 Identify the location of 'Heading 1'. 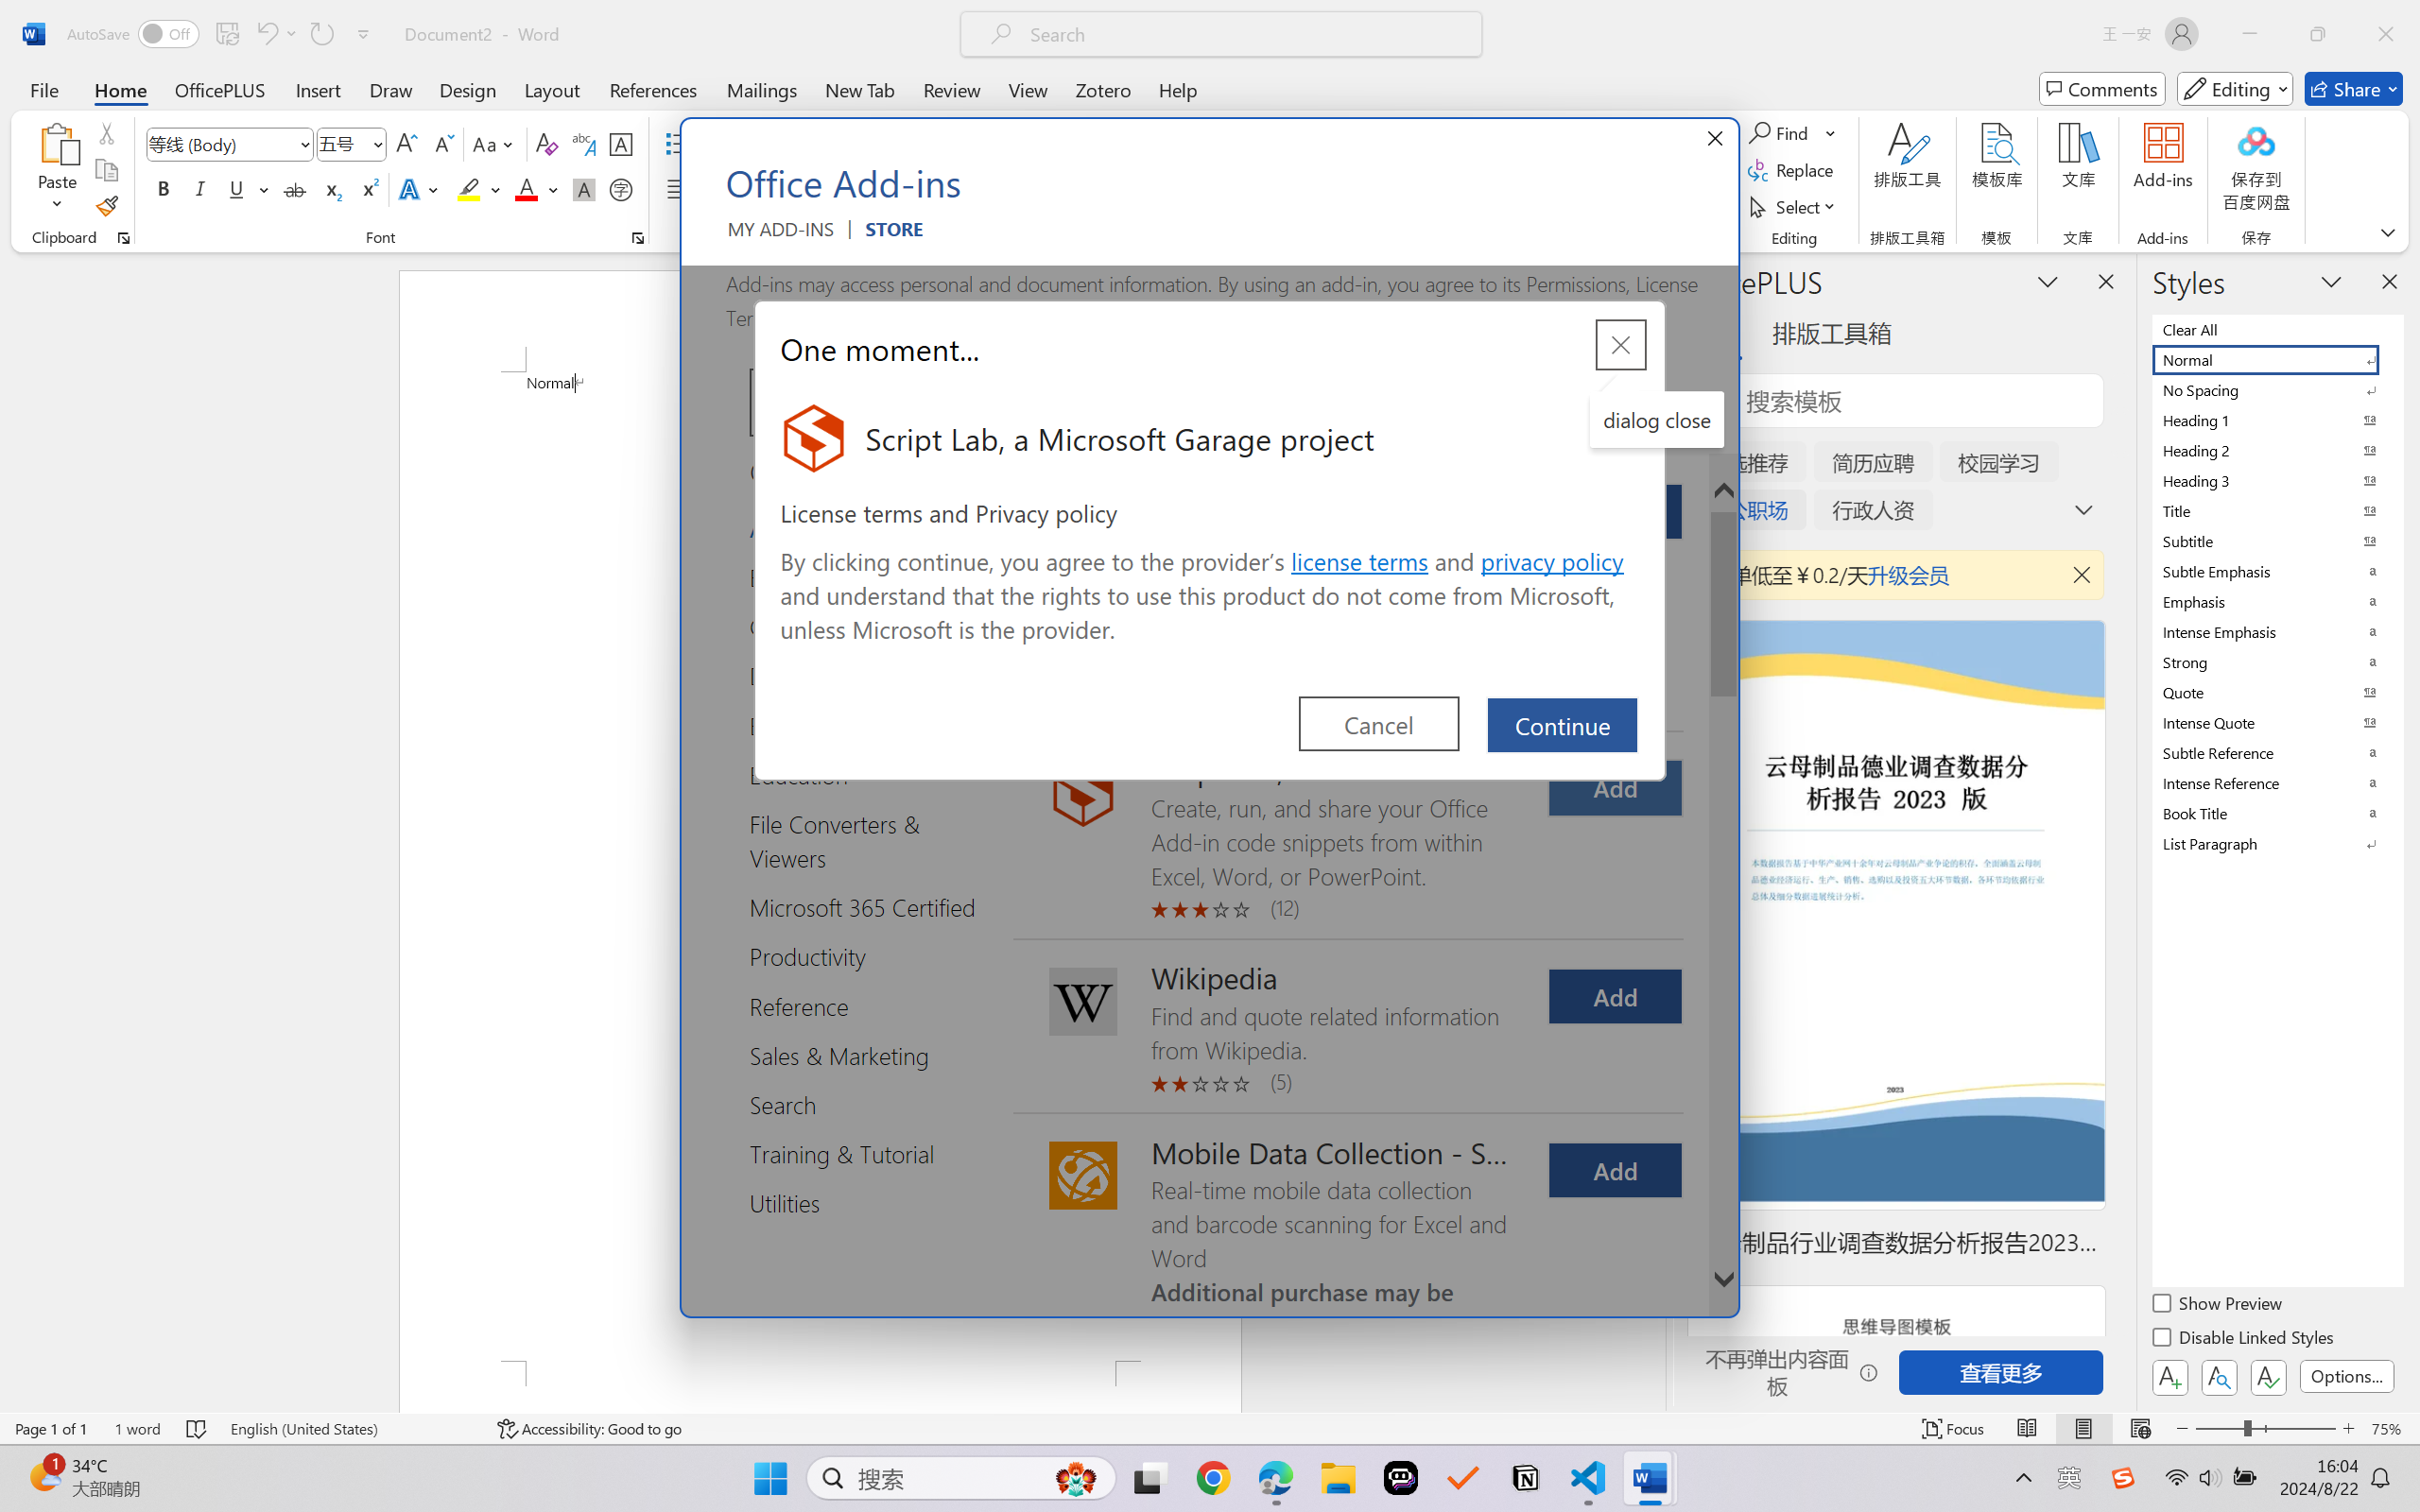
(2275, 419).